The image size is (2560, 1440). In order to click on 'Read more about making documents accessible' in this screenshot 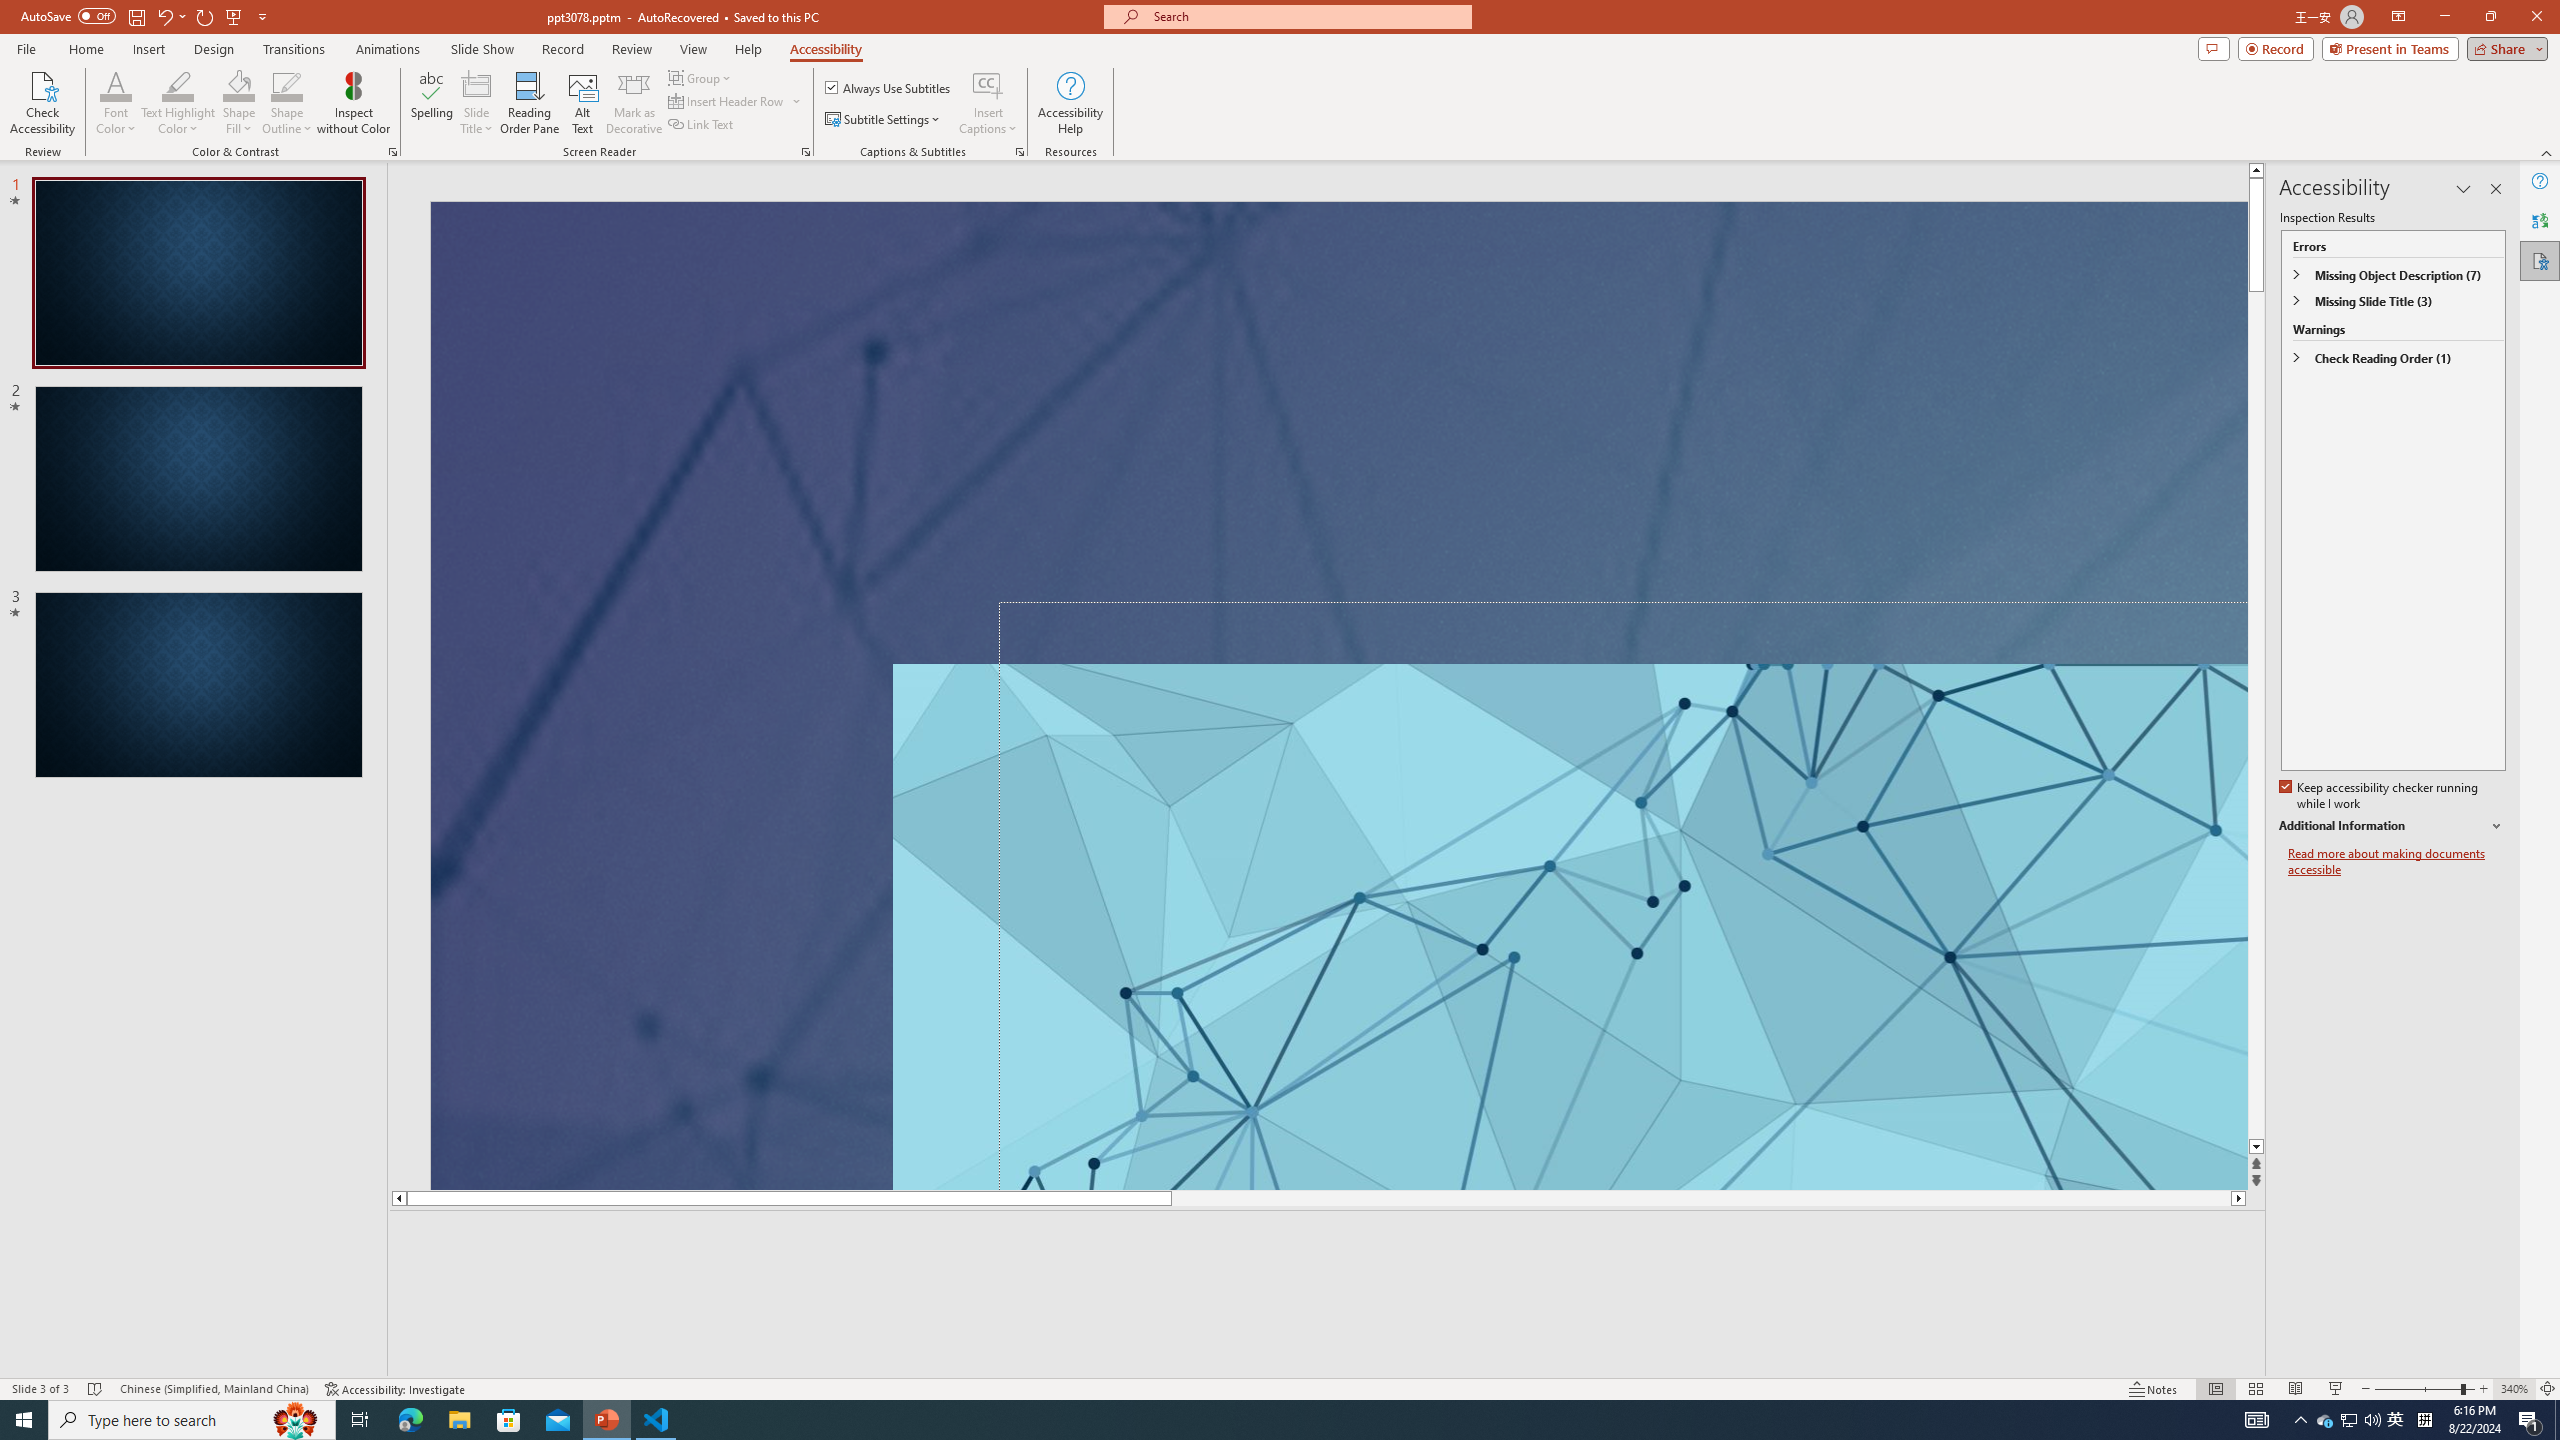, I will do `click(2396, 861)`.